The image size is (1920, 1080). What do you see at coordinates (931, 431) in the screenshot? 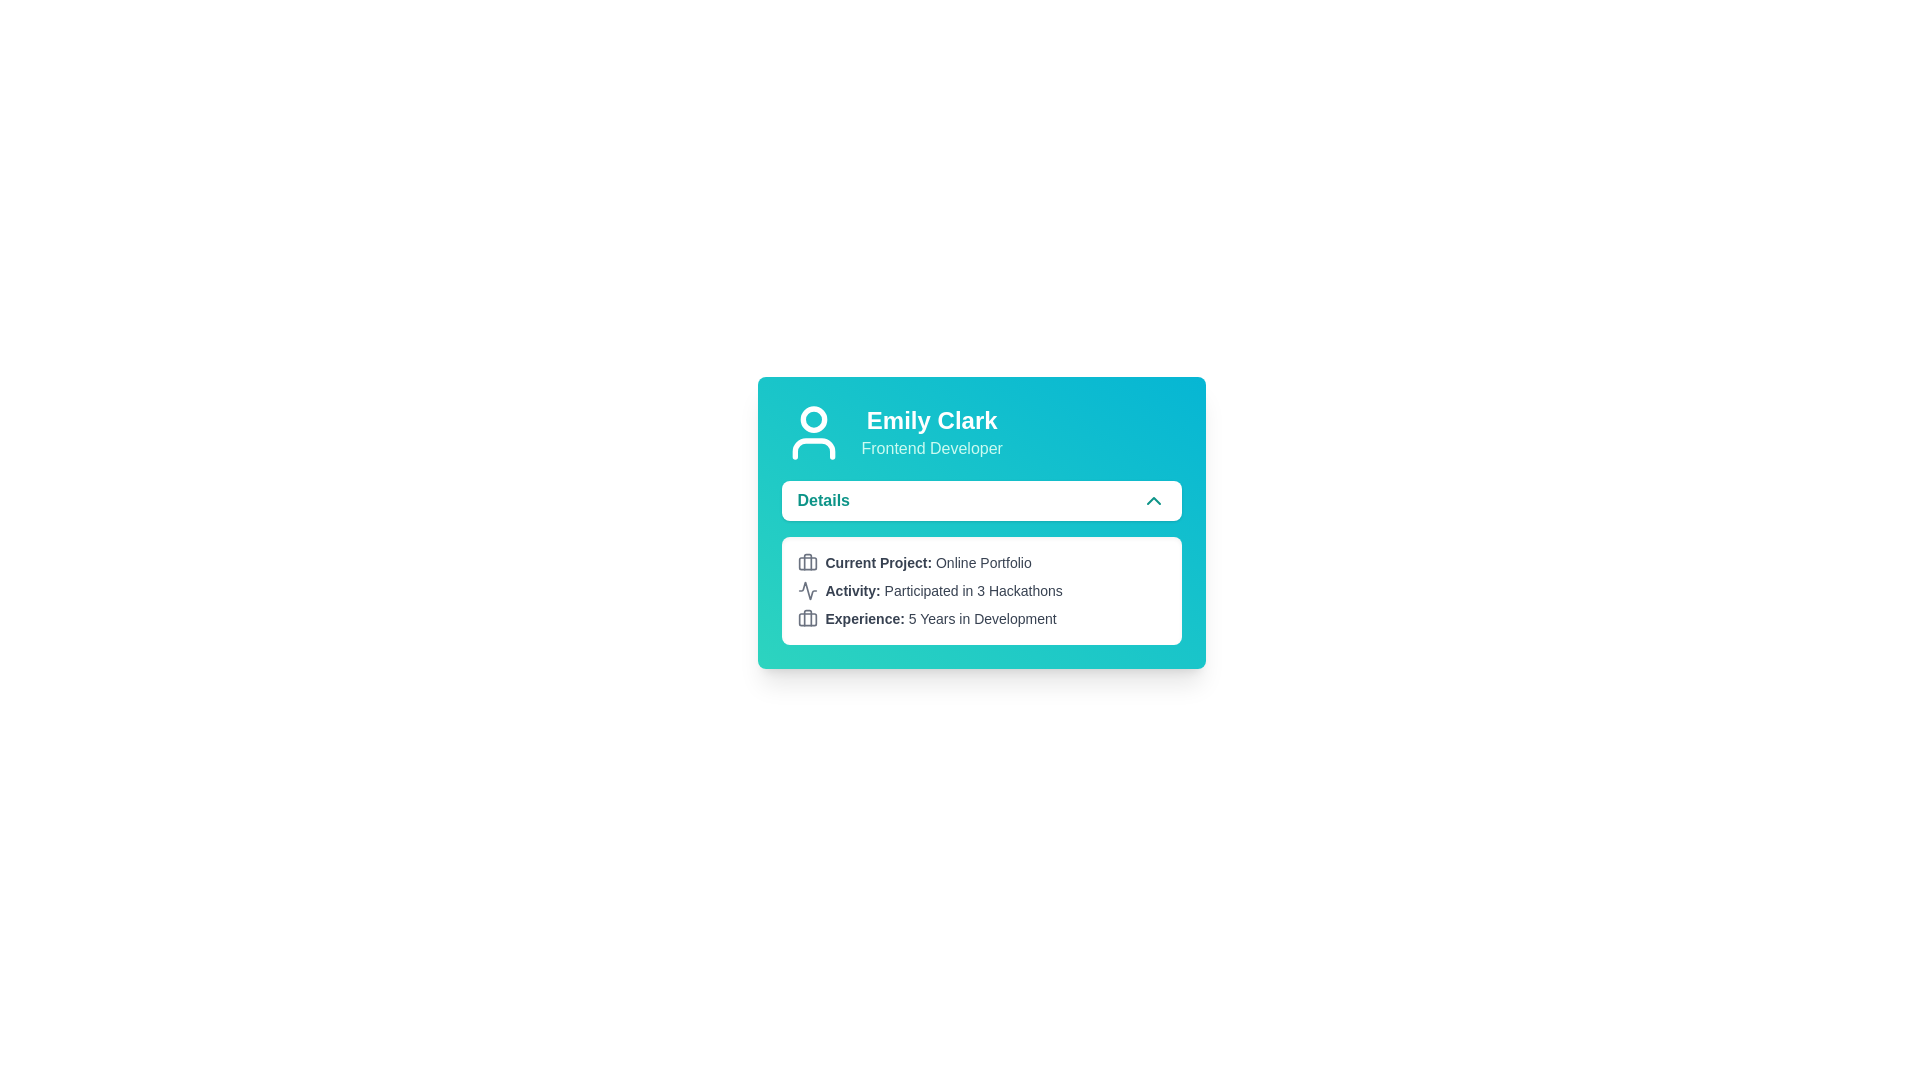
I see `displayed information from the Text Information Display that shows the name 'Emily Clark' and the title 'Frontend Developer' against a teal gradient background, located on the right side of the user icon` at bounding box center [931, 431].